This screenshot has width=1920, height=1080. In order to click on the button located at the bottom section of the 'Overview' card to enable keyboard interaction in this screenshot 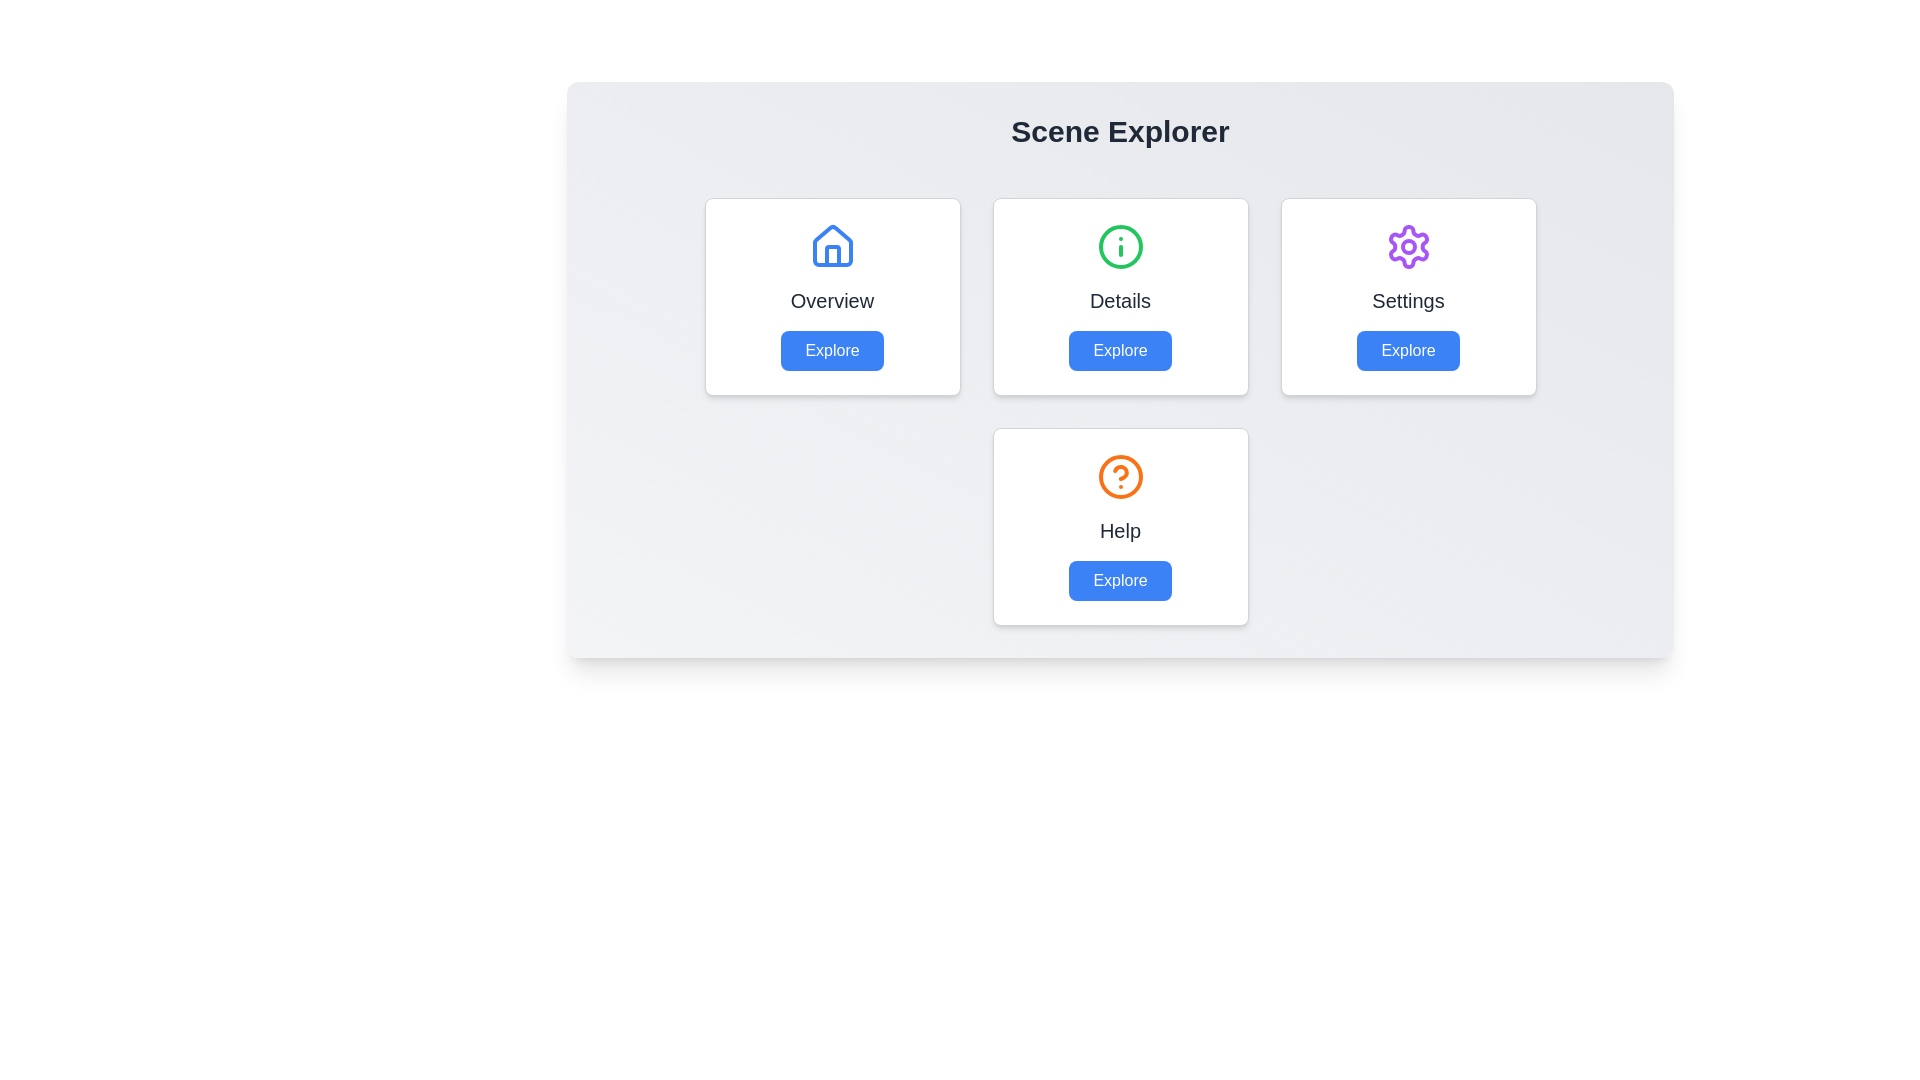, I will do `click(832, 350)`.